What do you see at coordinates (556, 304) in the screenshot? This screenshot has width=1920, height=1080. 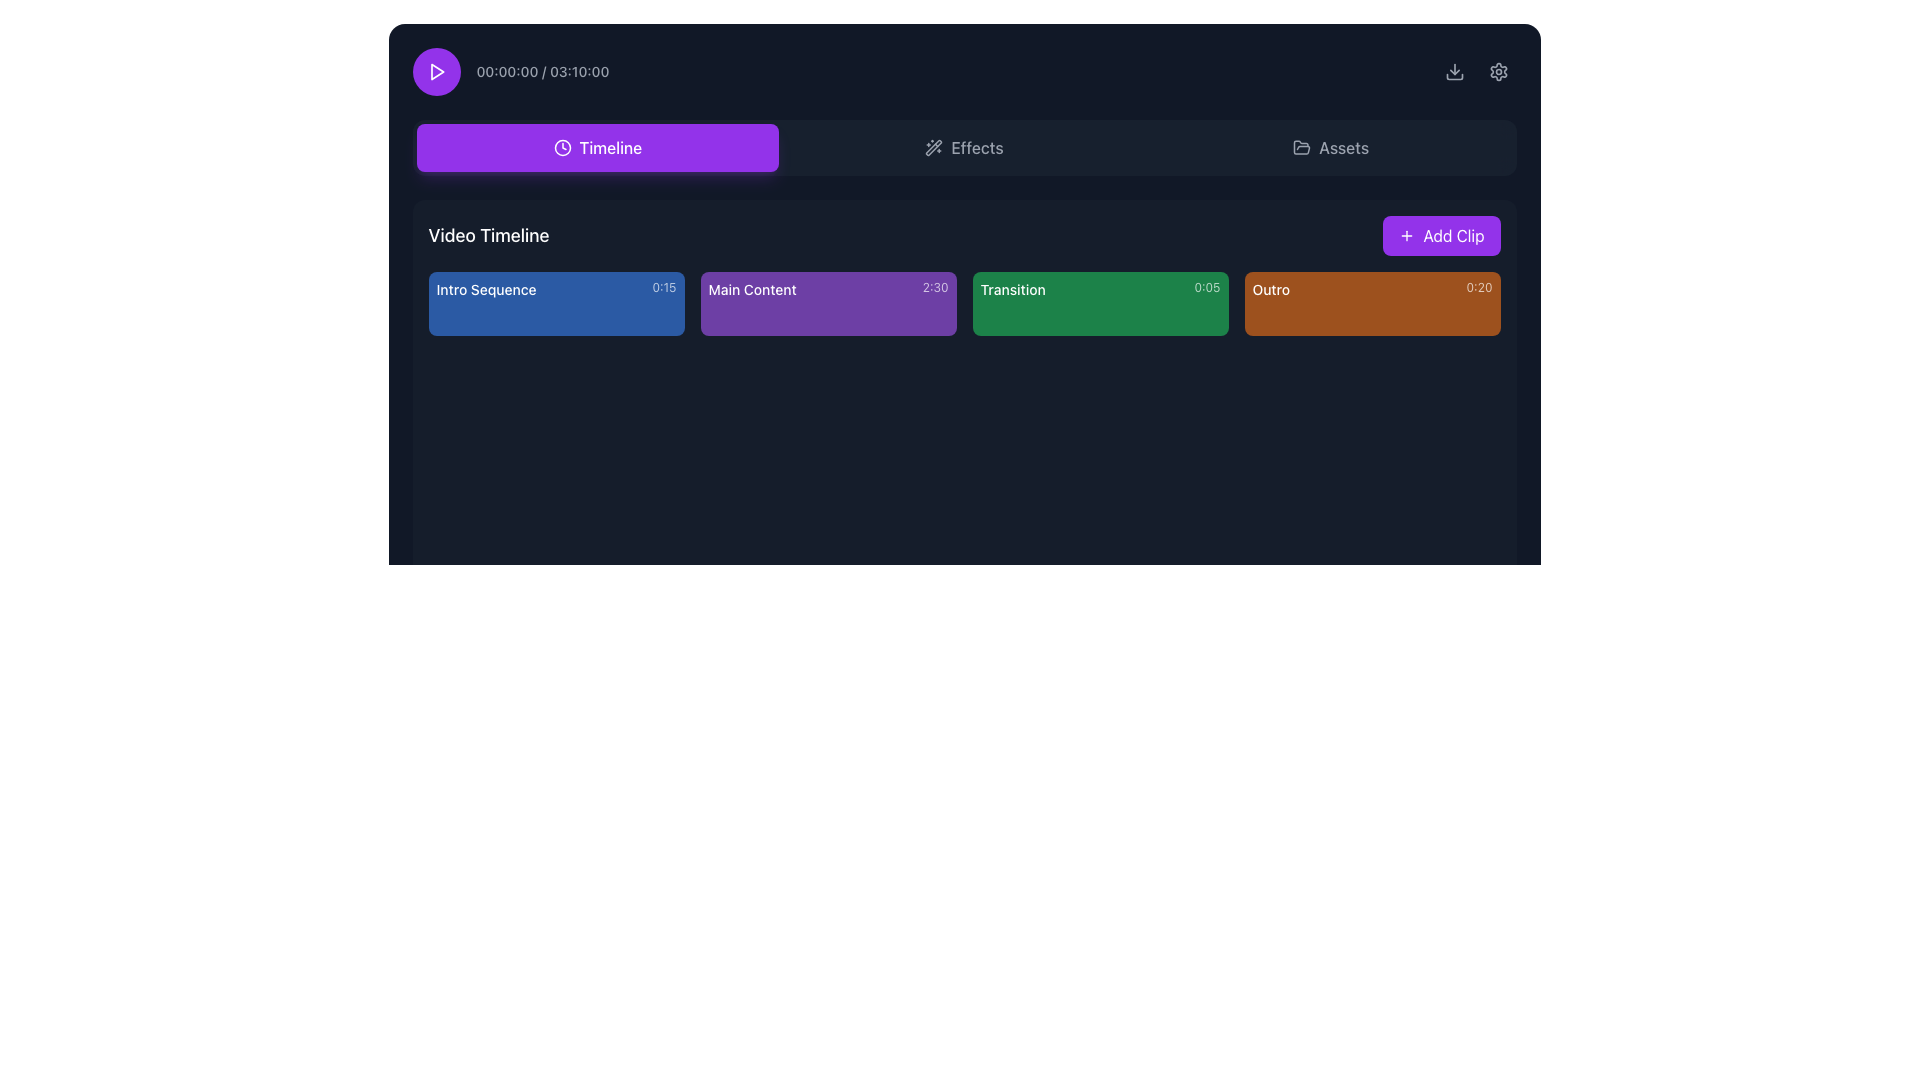 I see `the first timeline segment item in the Video Timeline section` at bounding box center [556, 304].